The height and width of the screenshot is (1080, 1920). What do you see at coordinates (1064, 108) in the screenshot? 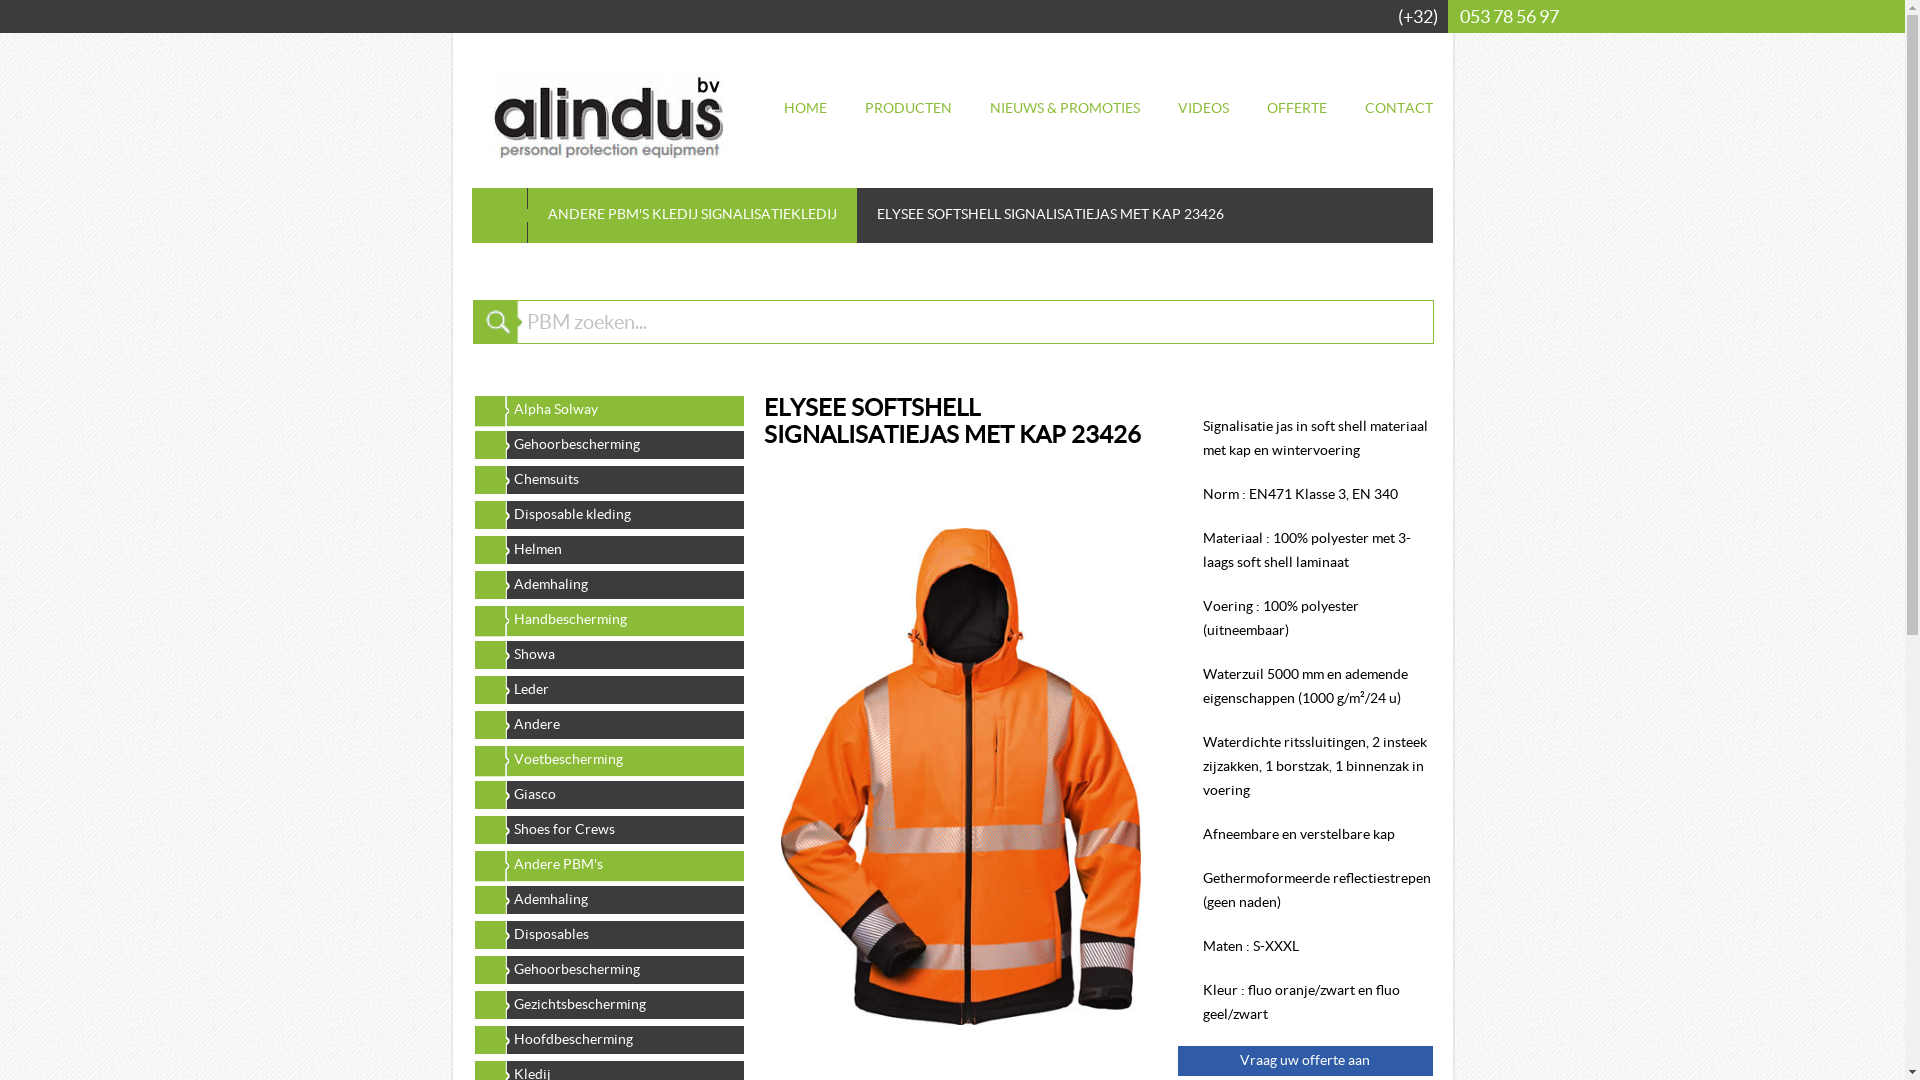
I see `'NIEUWS & PROMOTIES'` at bounding box center [1064, 108].